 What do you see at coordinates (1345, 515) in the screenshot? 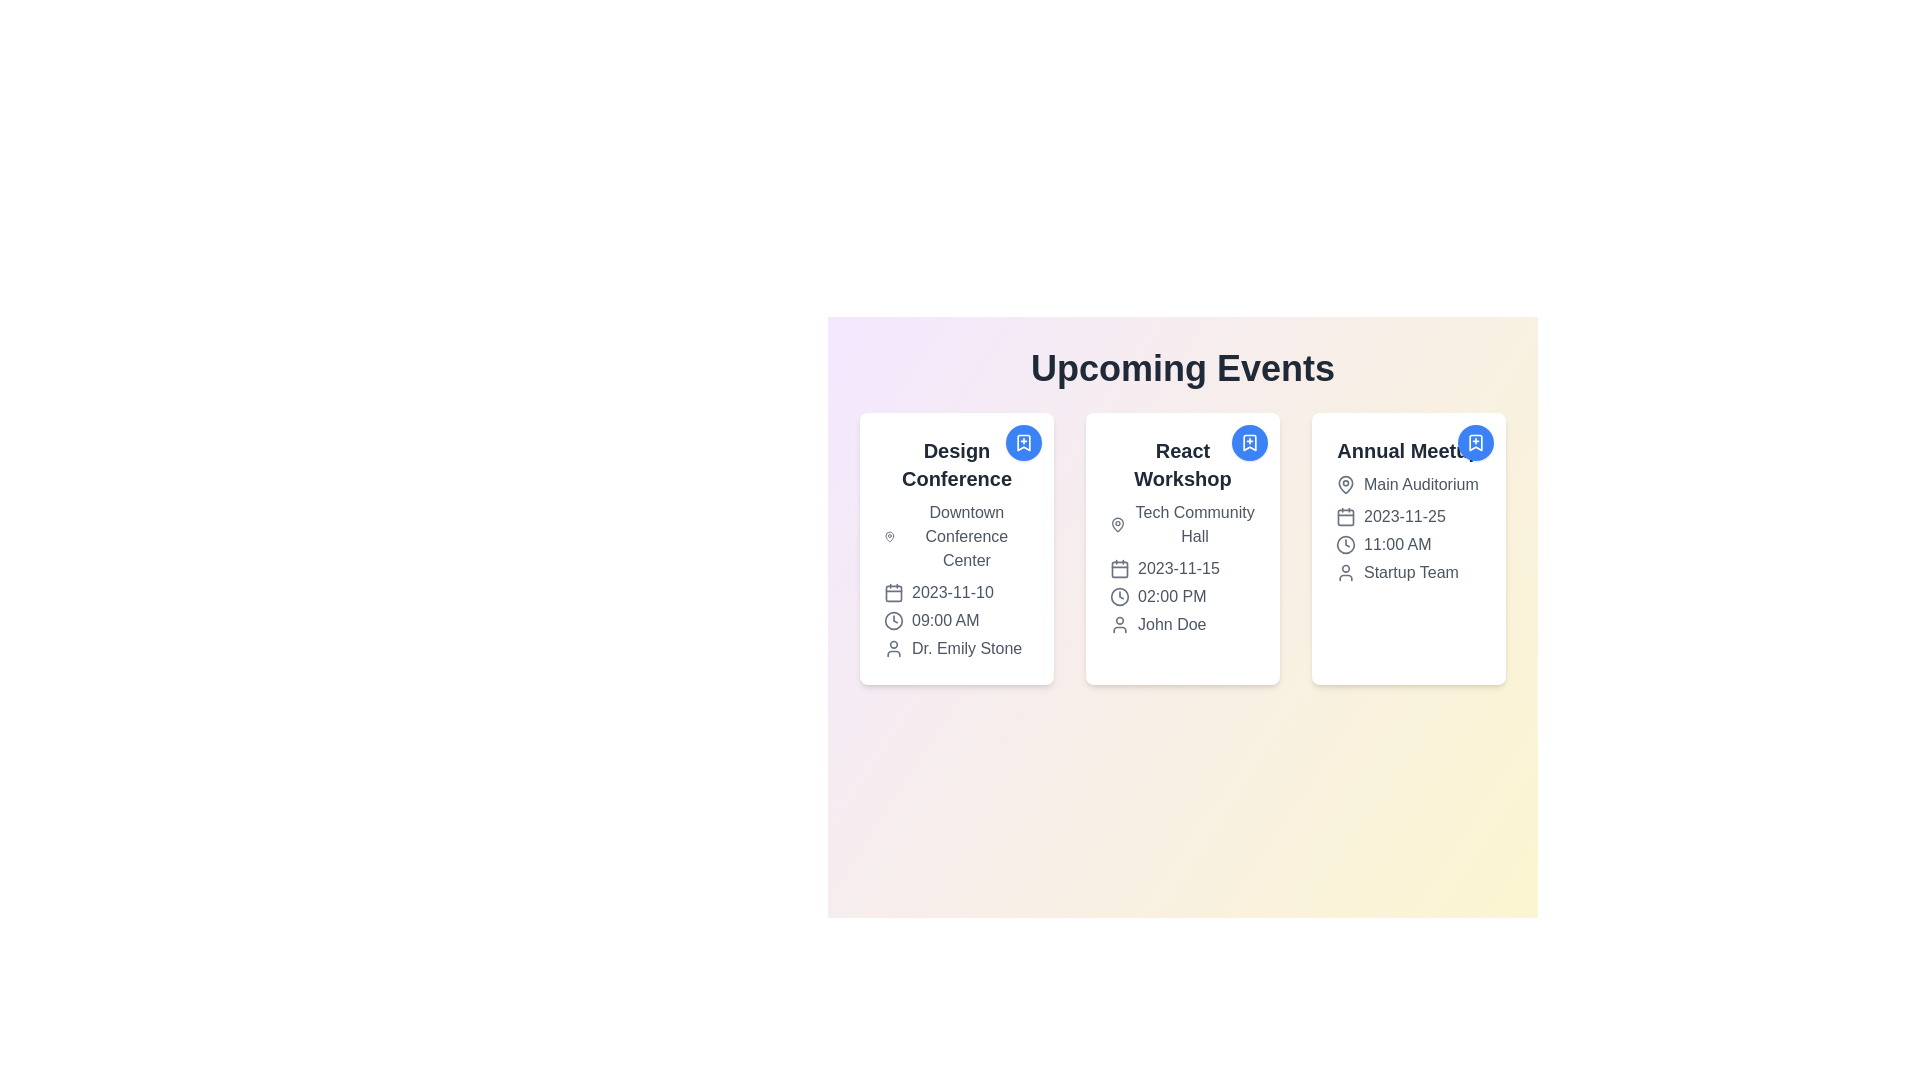
I see `the calendar icon, which has a square base with rounded corners and is part of the 'React Workshop' event card, located at the center-left area above the date text '2023-11-15'` at bounding box center [1345, 515].